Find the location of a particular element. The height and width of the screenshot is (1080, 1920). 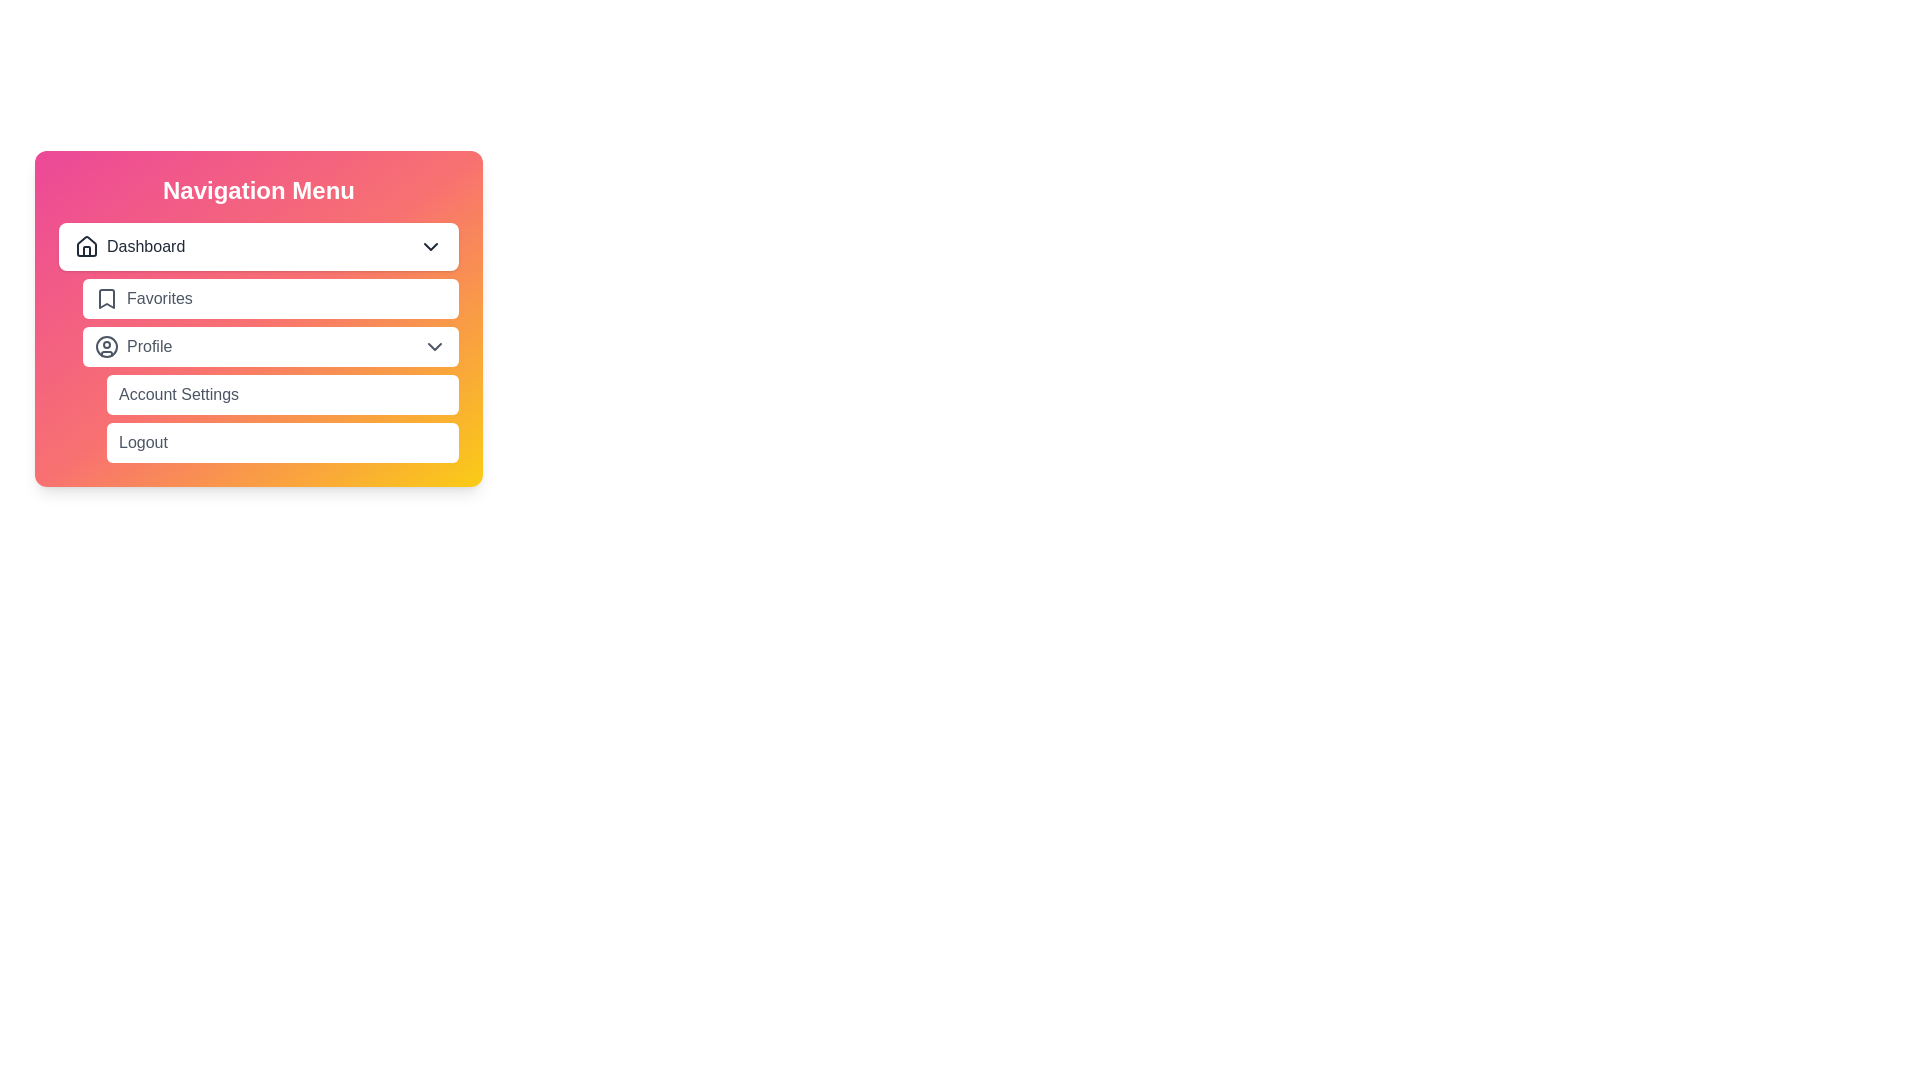

the chevron icon on the right side of the 'Dashboard' section is located at coordinates (430, 245).